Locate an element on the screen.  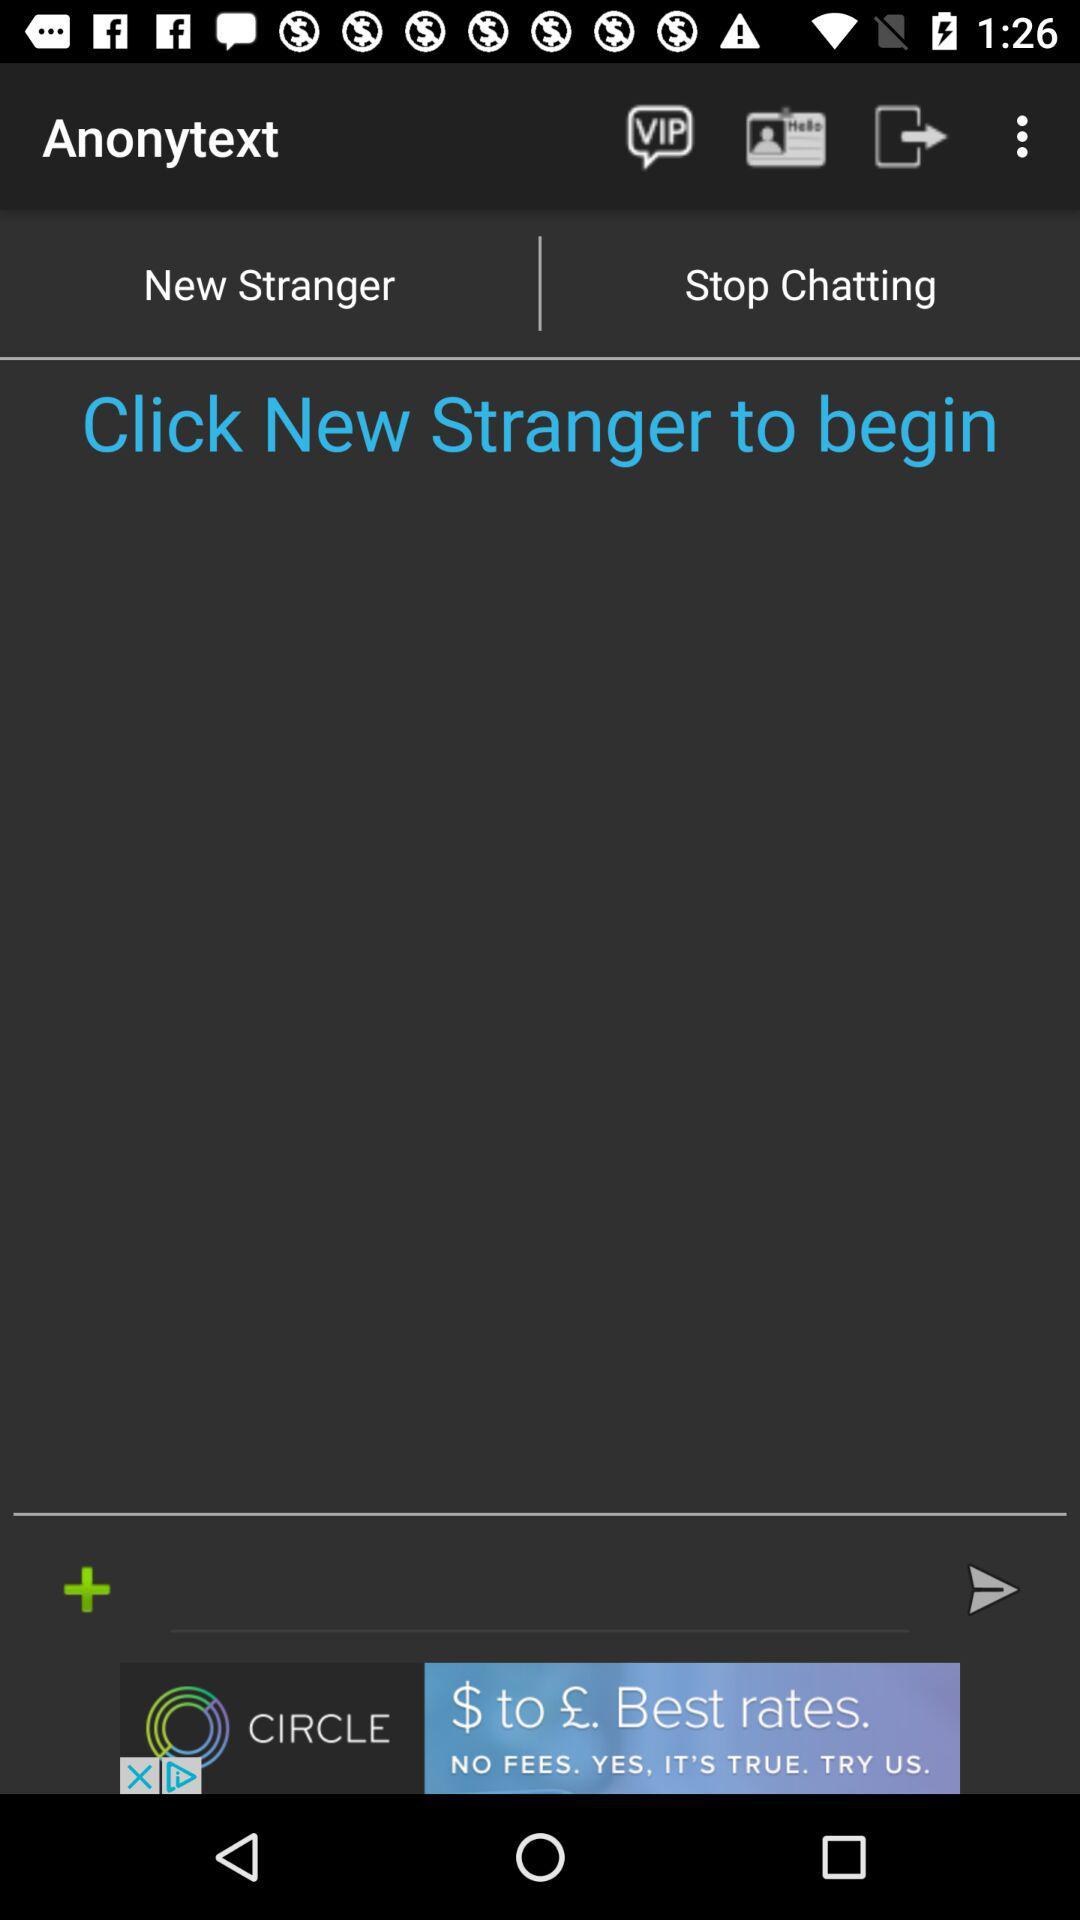
type search is located at coordinates (540, 1588).